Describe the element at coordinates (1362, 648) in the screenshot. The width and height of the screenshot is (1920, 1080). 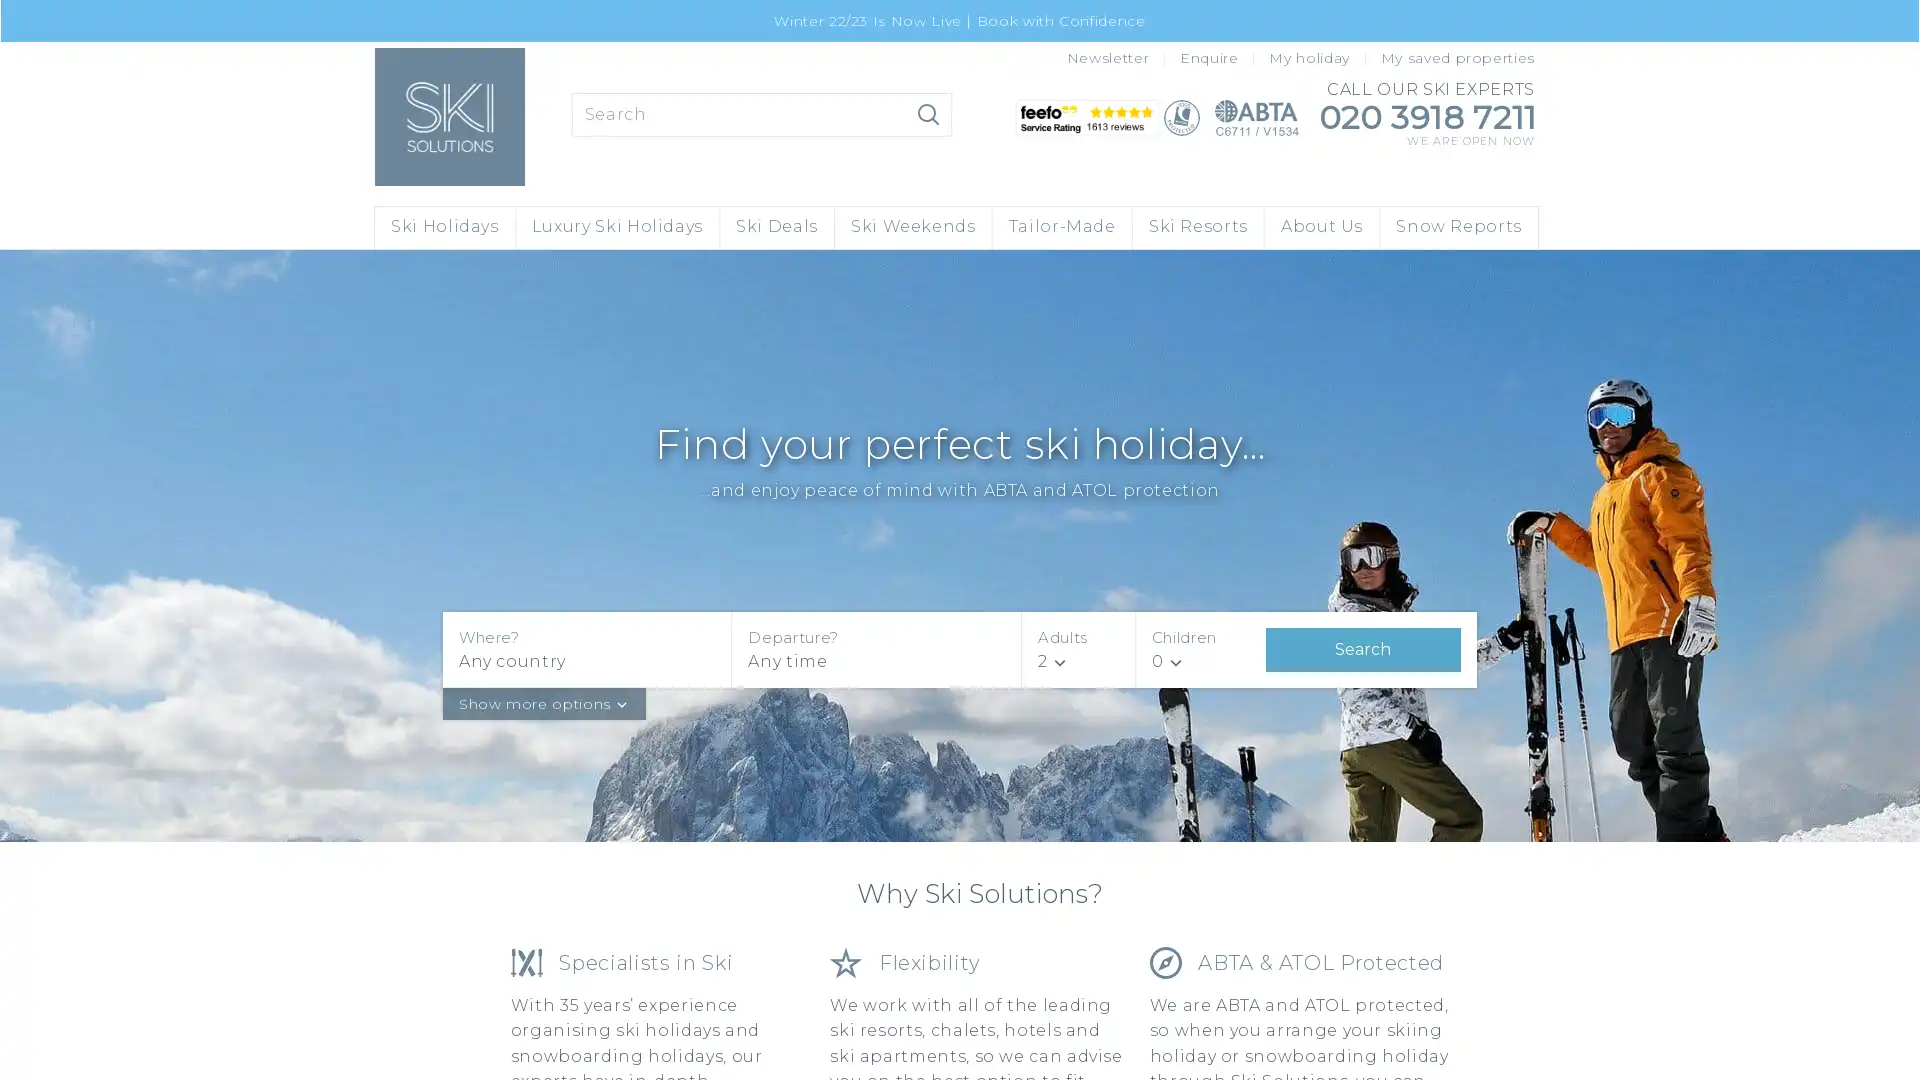
I see `Search` at that location.